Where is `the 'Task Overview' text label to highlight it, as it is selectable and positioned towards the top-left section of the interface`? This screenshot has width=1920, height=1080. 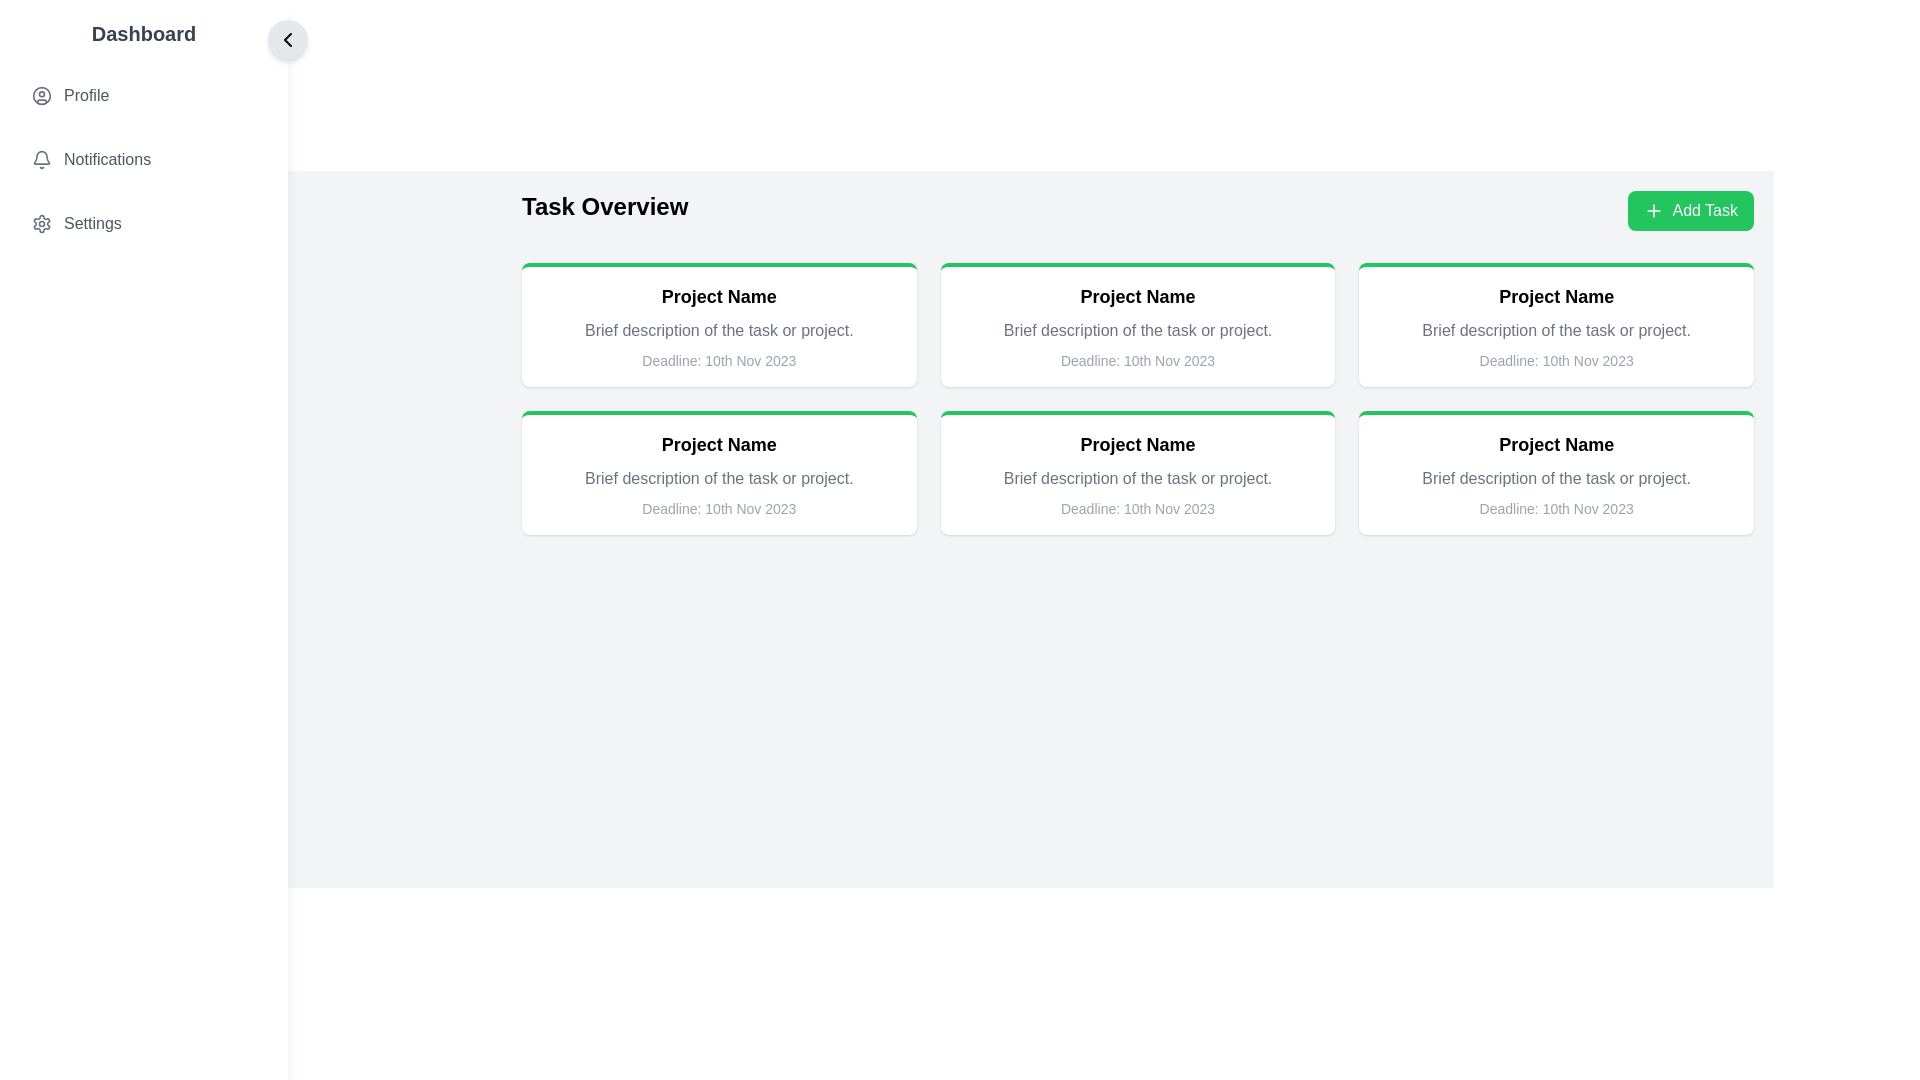 the 'Task Overview' text label to highlight it, as it is selectable and positioned towards the top-left section of the interface is located at coordinates (604, 211).